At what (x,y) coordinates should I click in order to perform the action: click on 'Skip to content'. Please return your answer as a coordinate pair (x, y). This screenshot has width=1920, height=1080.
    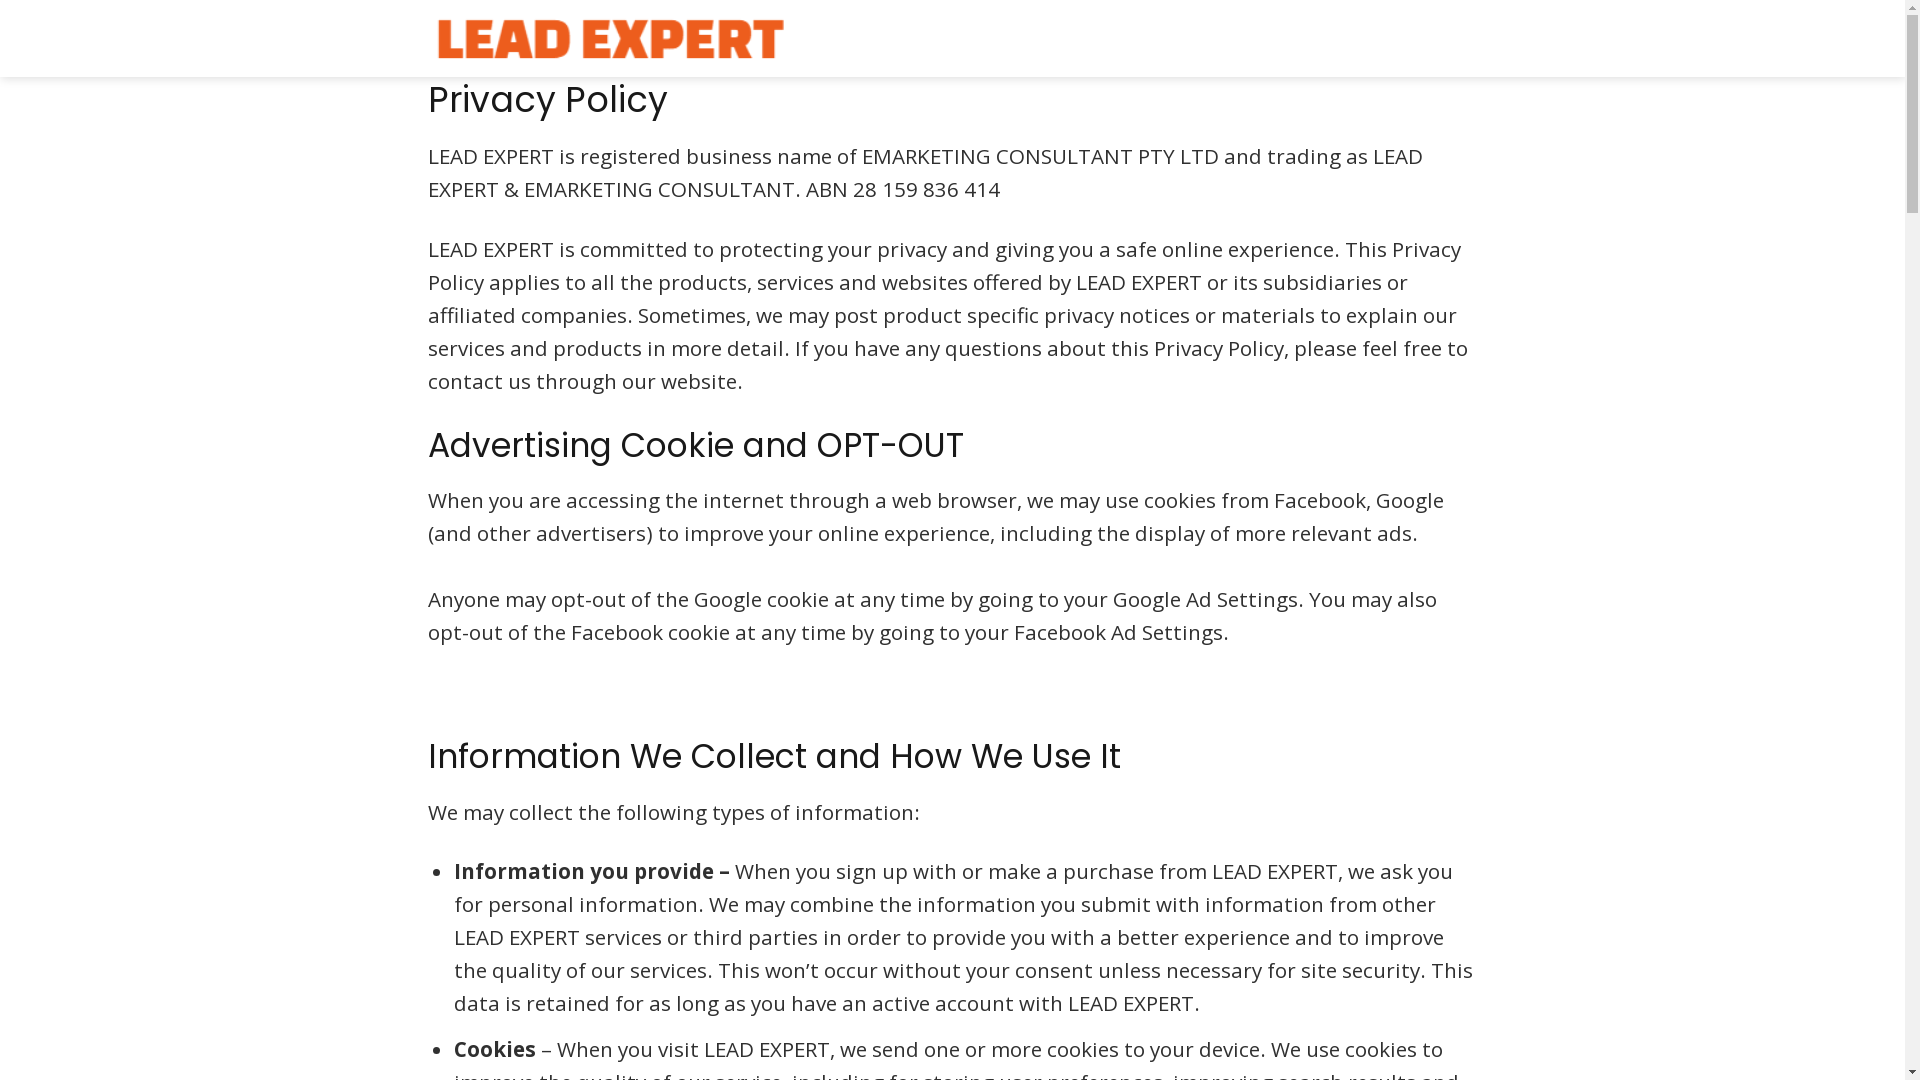
    Looking at the image, I should click on (0, 0).